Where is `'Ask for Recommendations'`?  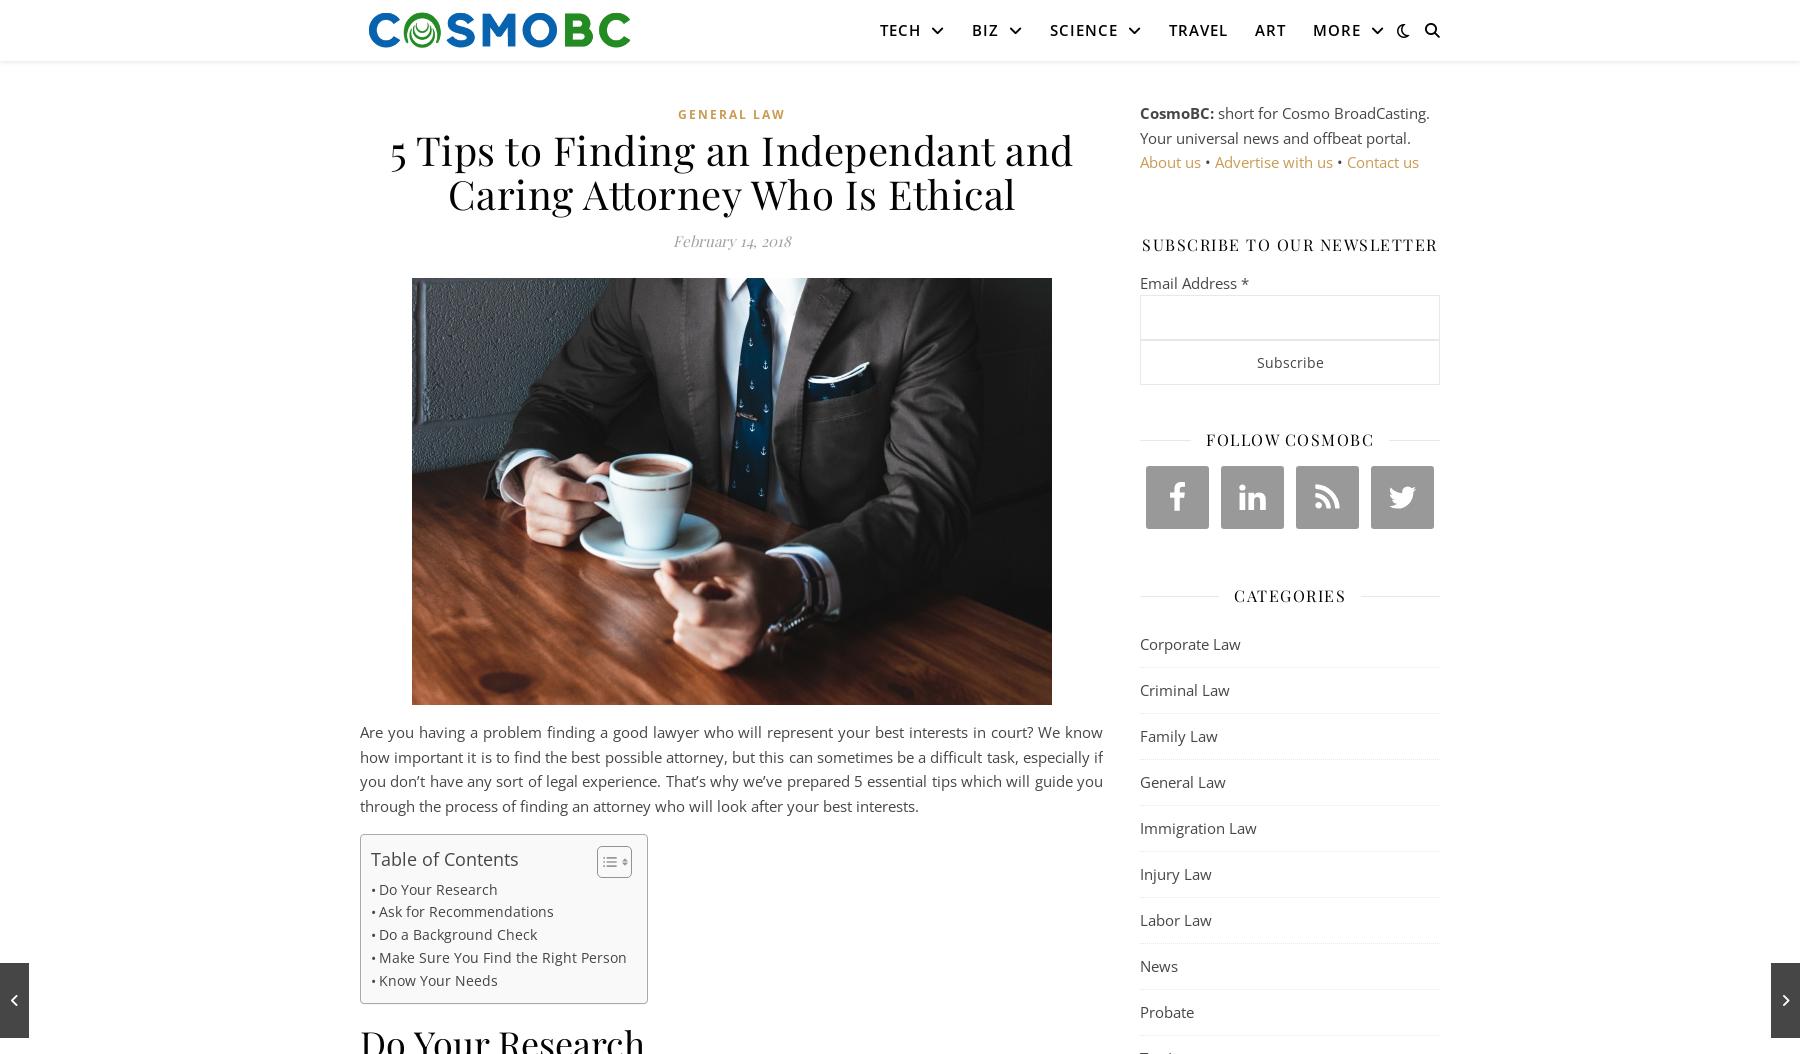 'Ask for Recommendations' is located at coordinates (464, 910).